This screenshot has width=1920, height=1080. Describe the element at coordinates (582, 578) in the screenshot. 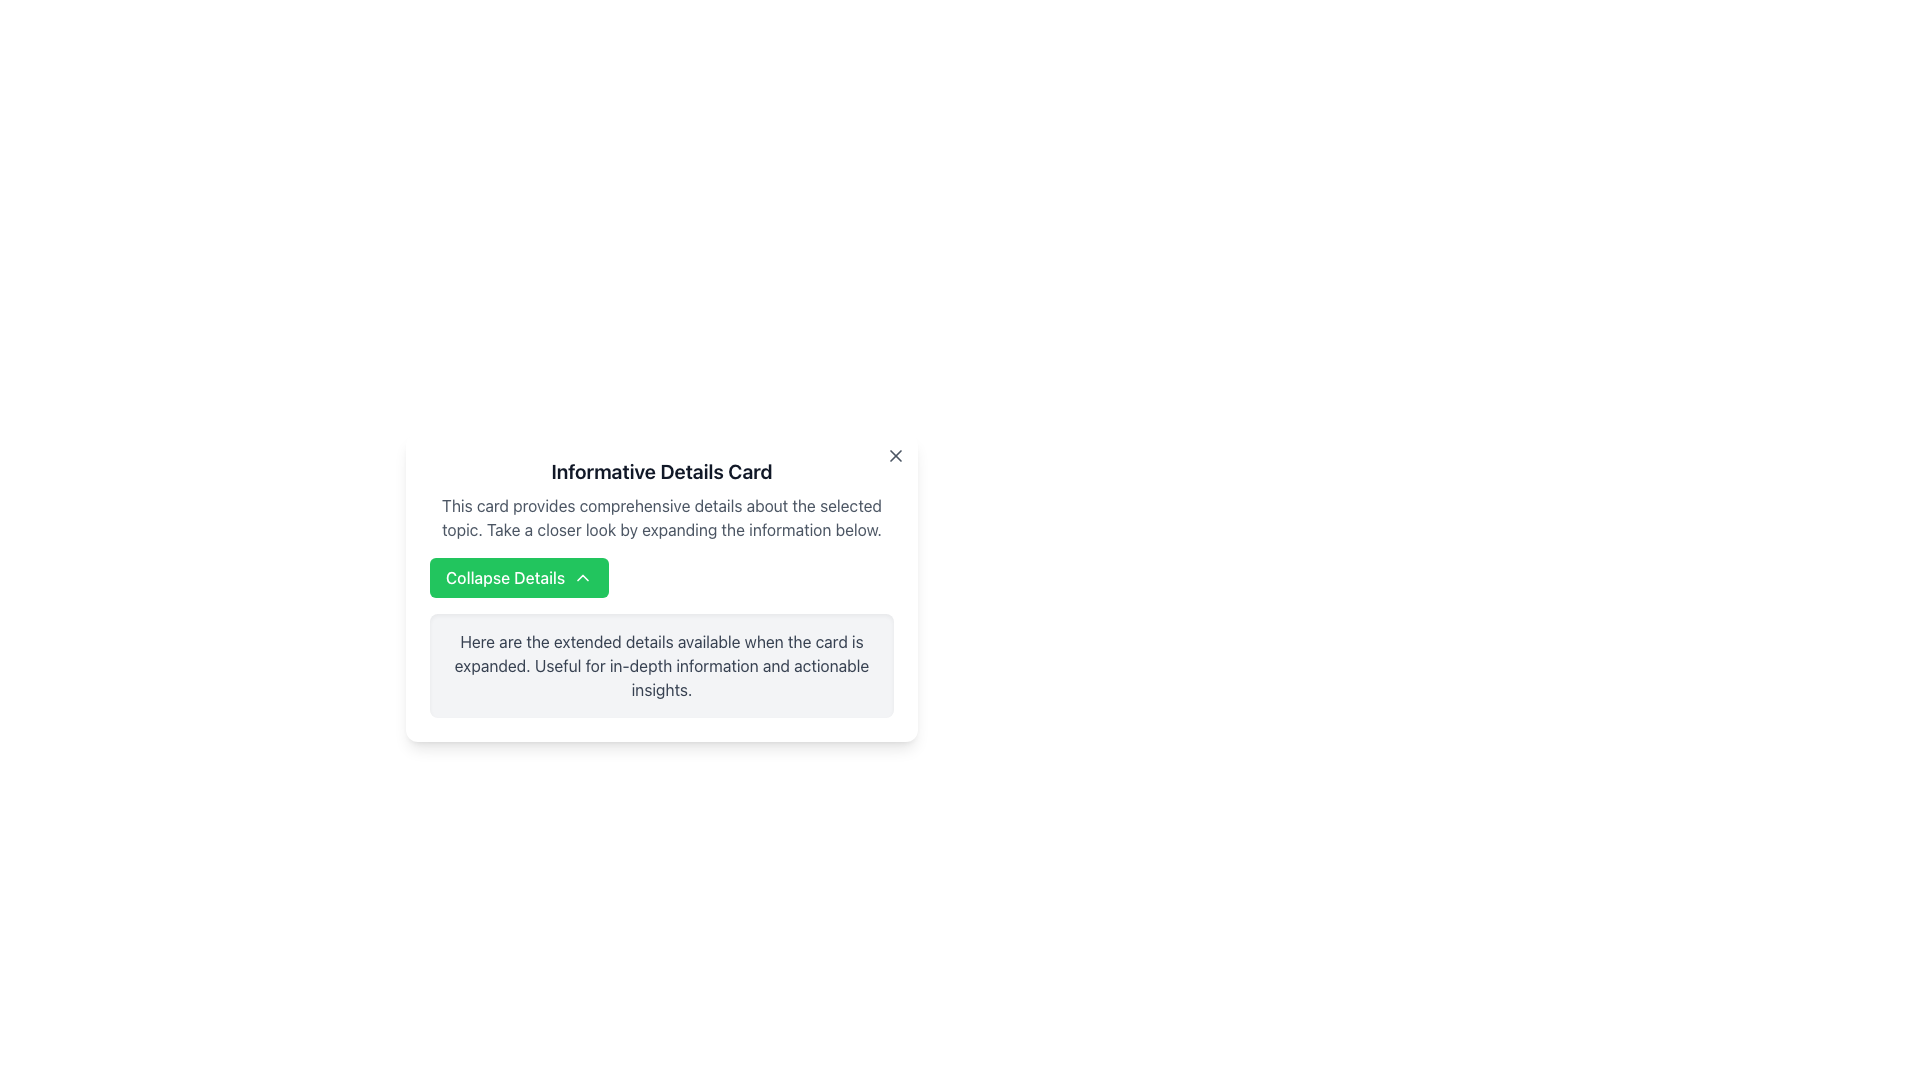

I see `the downward-pointing chevron arrow icon within the green button labeled 'Collapse Details'` at that location.